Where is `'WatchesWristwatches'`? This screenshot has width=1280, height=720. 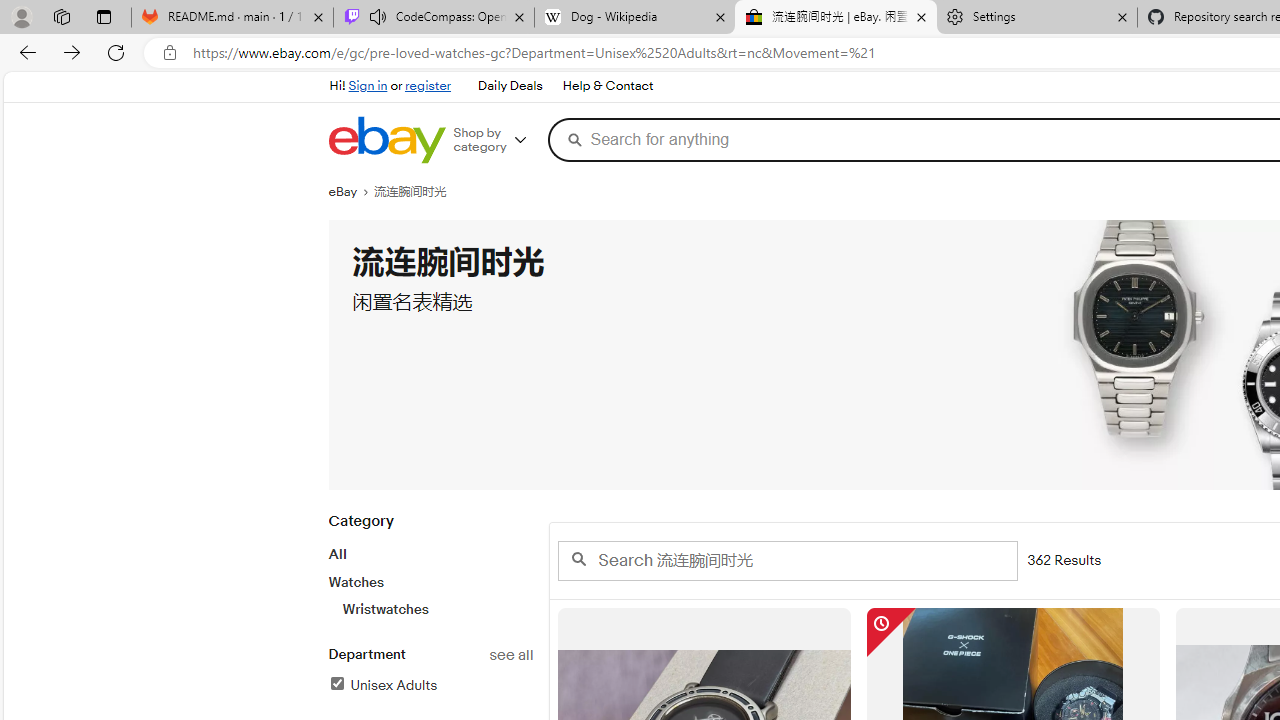
'WatchesWristwatches' is located at coordinates (429, 594).